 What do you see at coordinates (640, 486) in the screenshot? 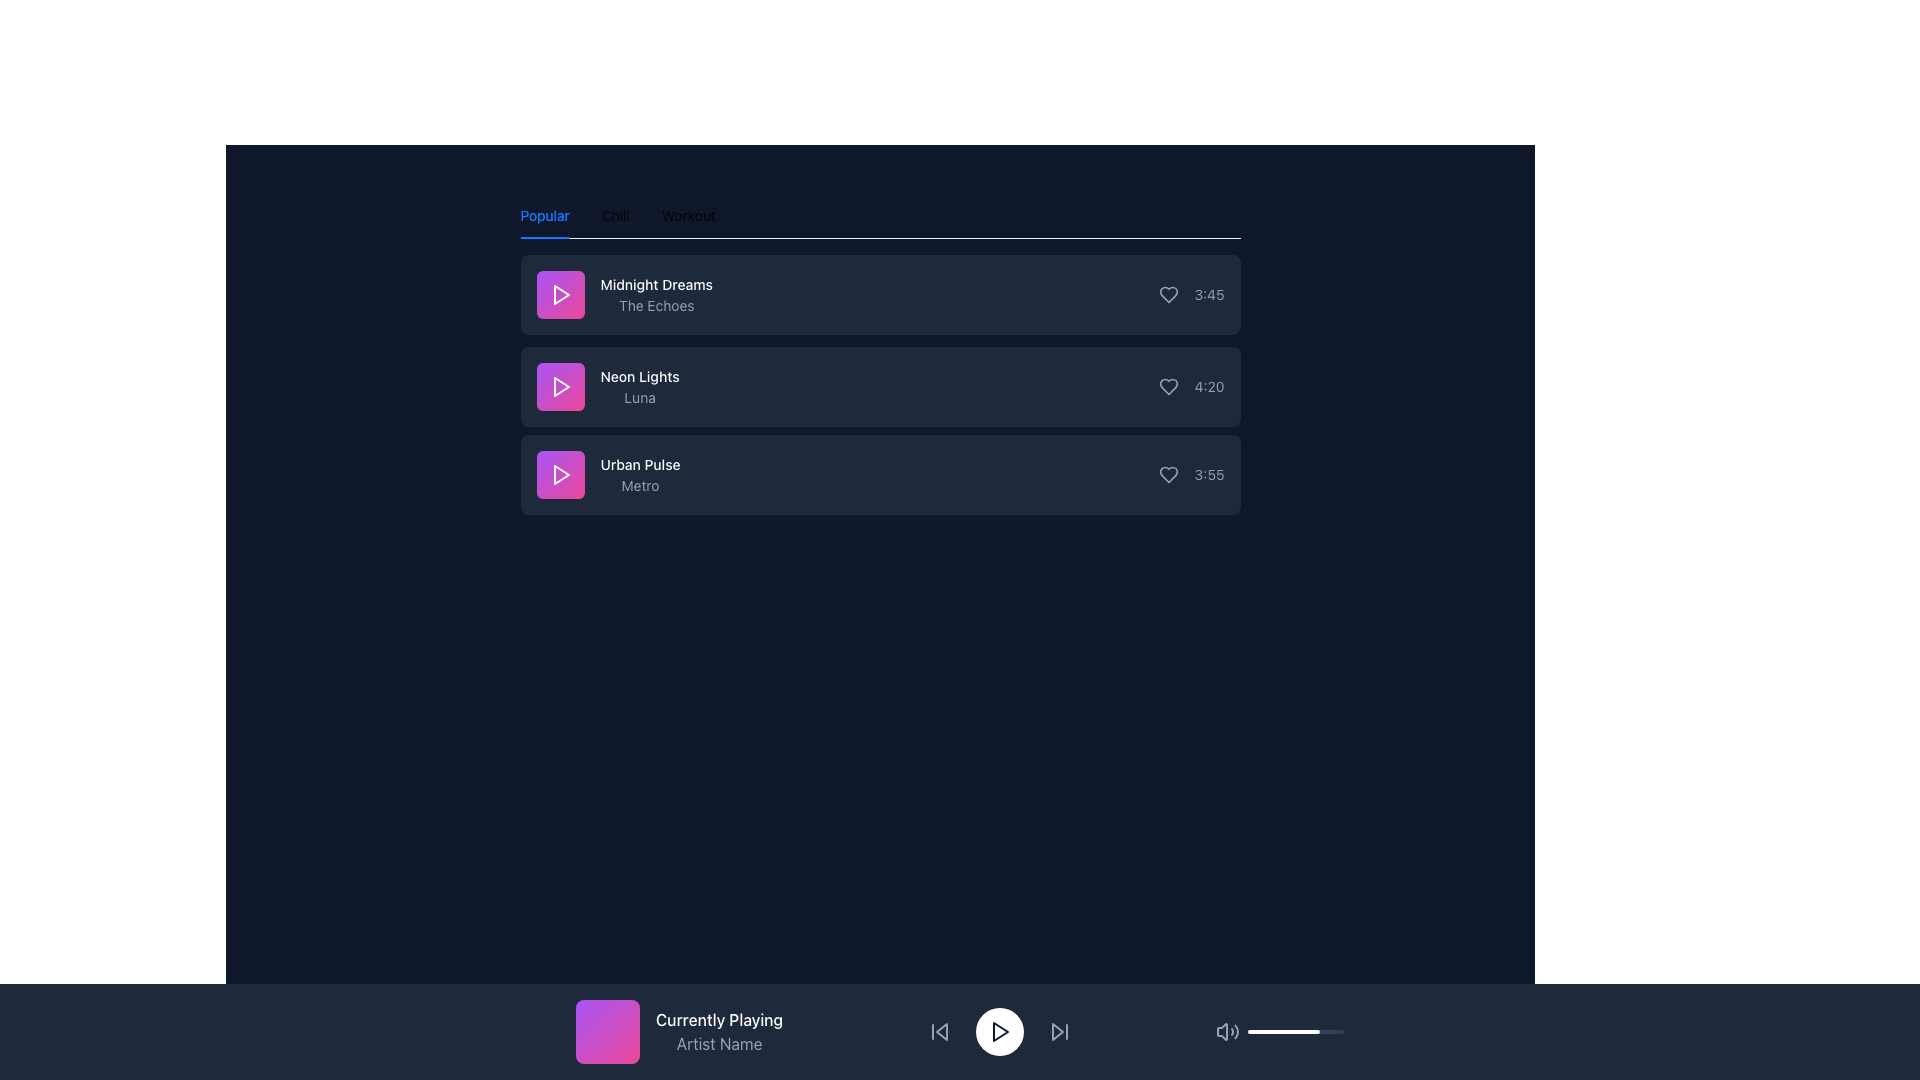
I see `the descriptive text label located directly beneath the 'Urban Pulse' item in the third row of the vertically stacked list` at bounding box center [640, 486].